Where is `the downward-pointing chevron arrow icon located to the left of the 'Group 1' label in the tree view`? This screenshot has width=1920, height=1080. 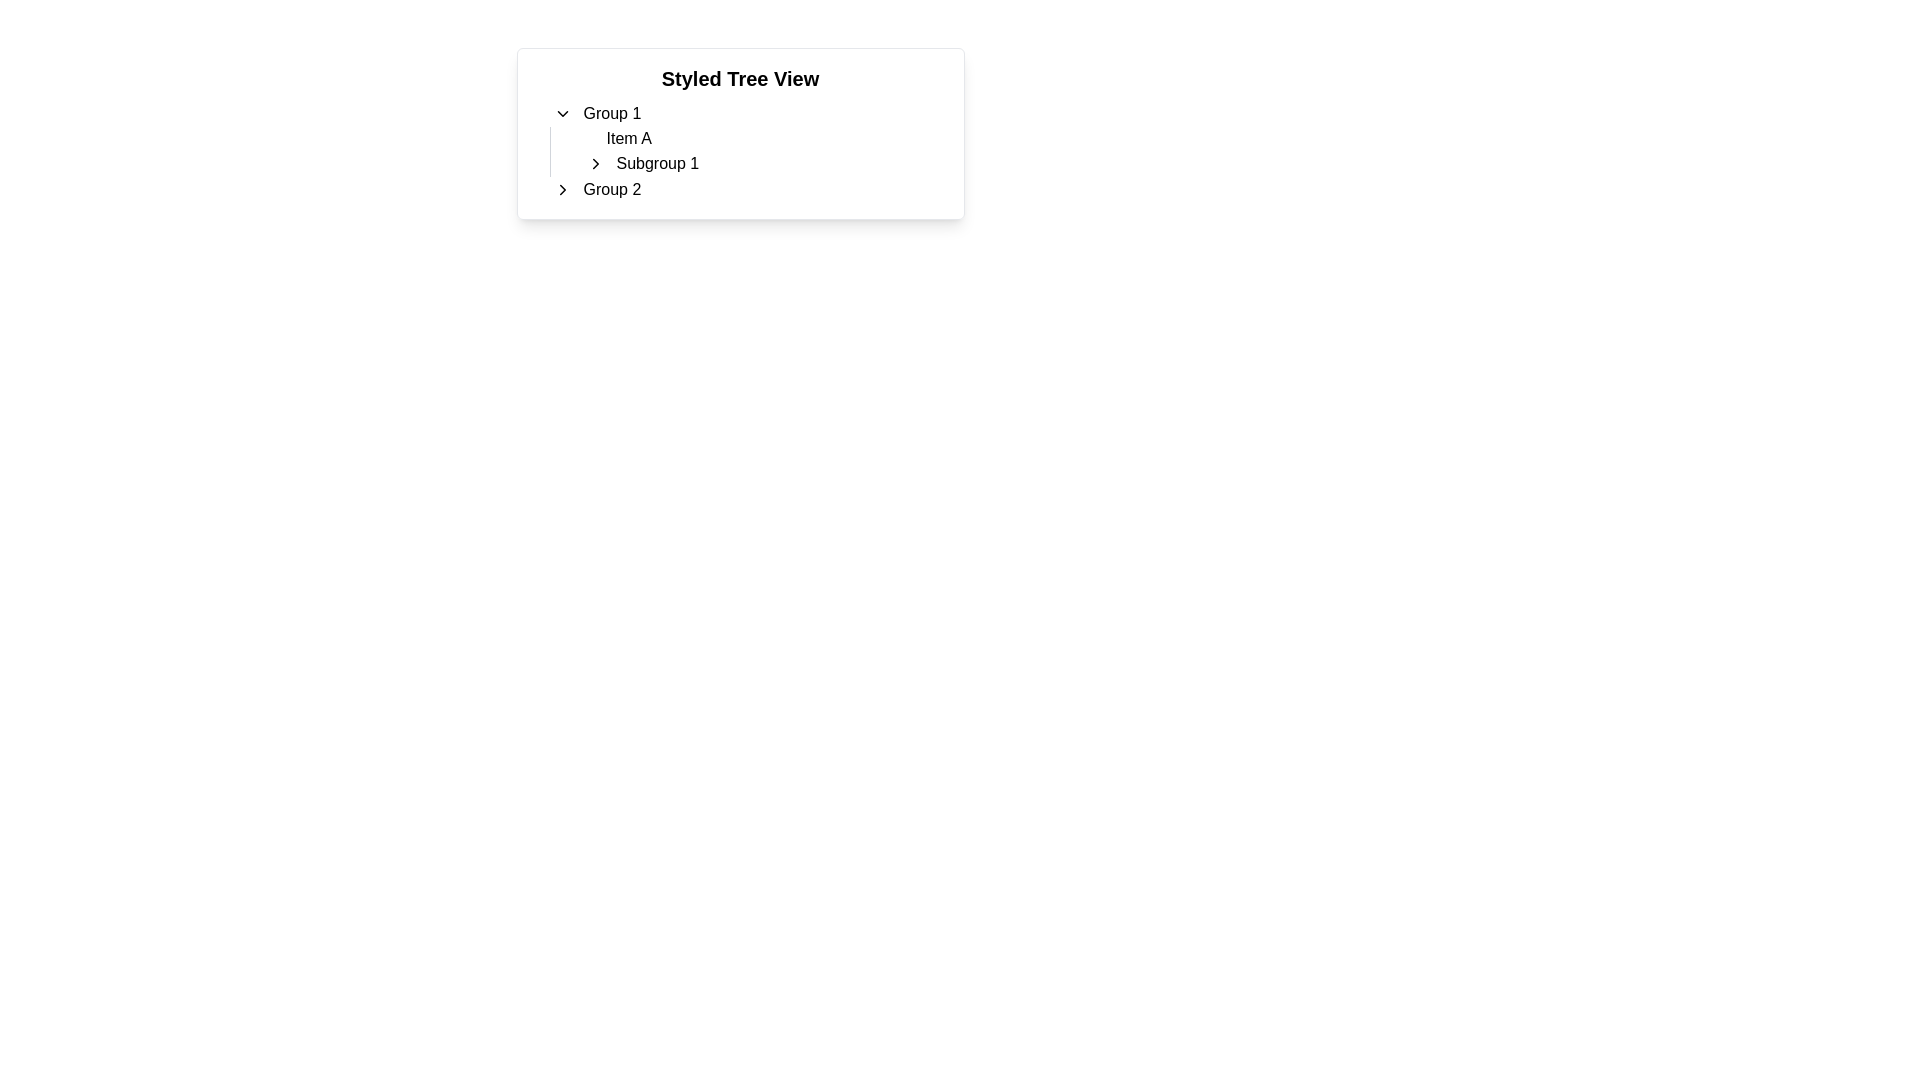
the downward-pointing chevron arrow icon located to the left of the 'Group 1' label in the tree view is located at coordinates (561, 114).